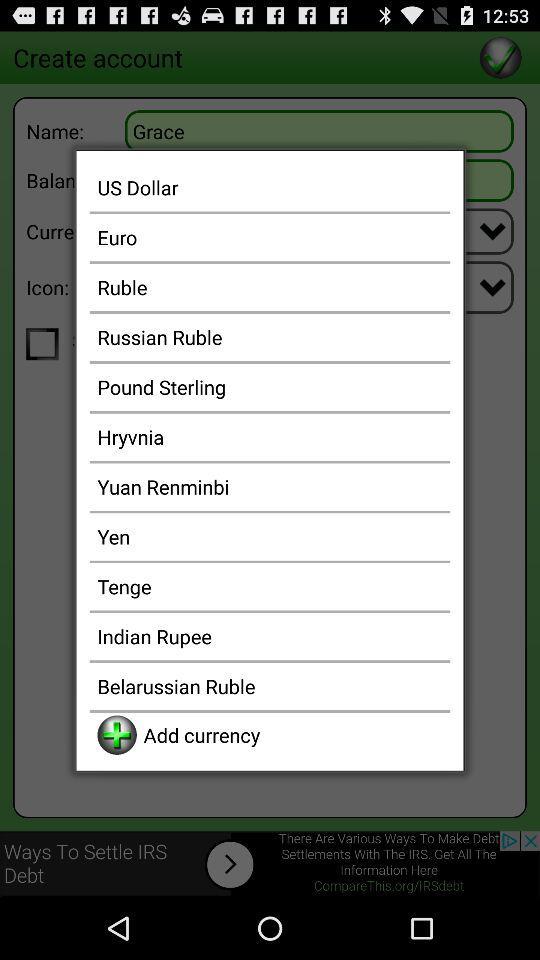 Image resolution: width=540 pixels, height=960 pixels. Describe the element at coordinates (270, 485) in the screenshot. I see `yuan renminbi icon` at that location.